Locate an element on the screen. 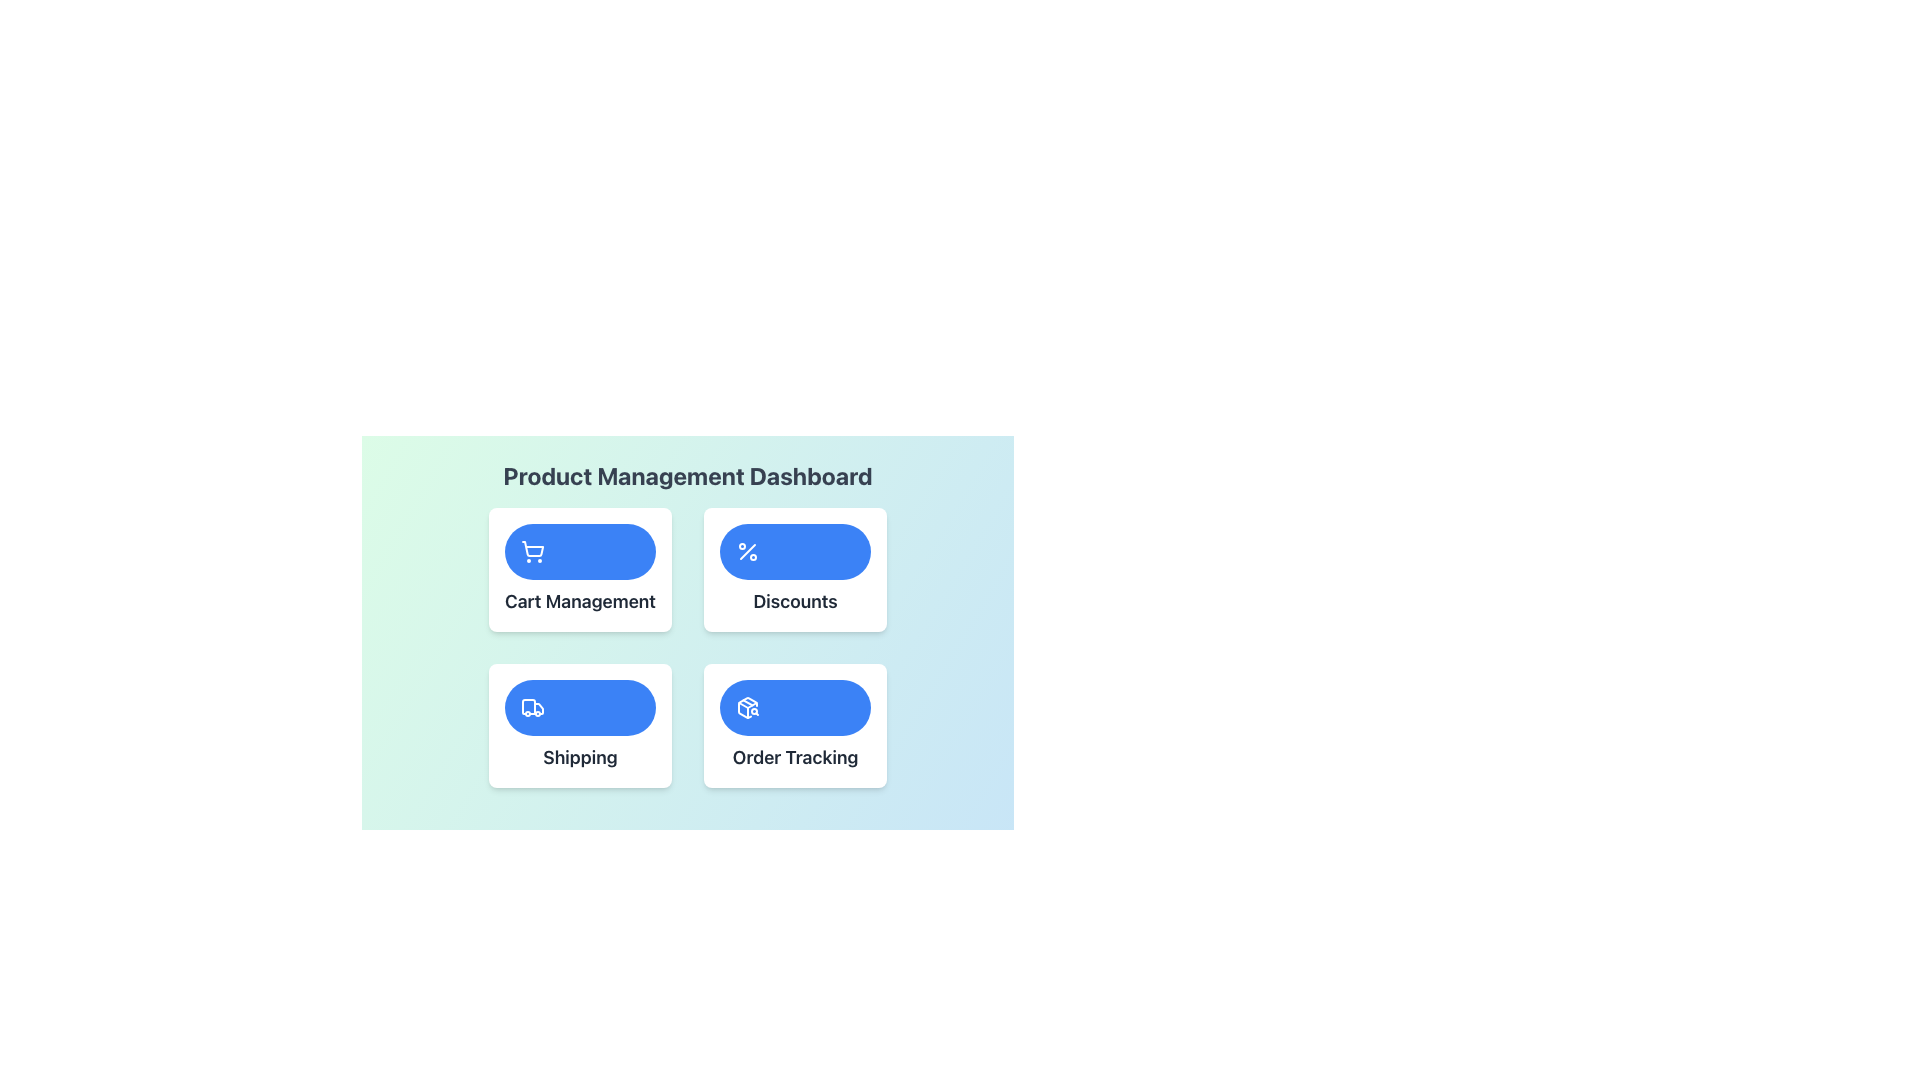 Image resolution: width=1920 pixels, height=1080 pixels. the SVG truck icon representing 'Shipping' located in the bottom-left section of the button grid is located at coordinates (532, 707).